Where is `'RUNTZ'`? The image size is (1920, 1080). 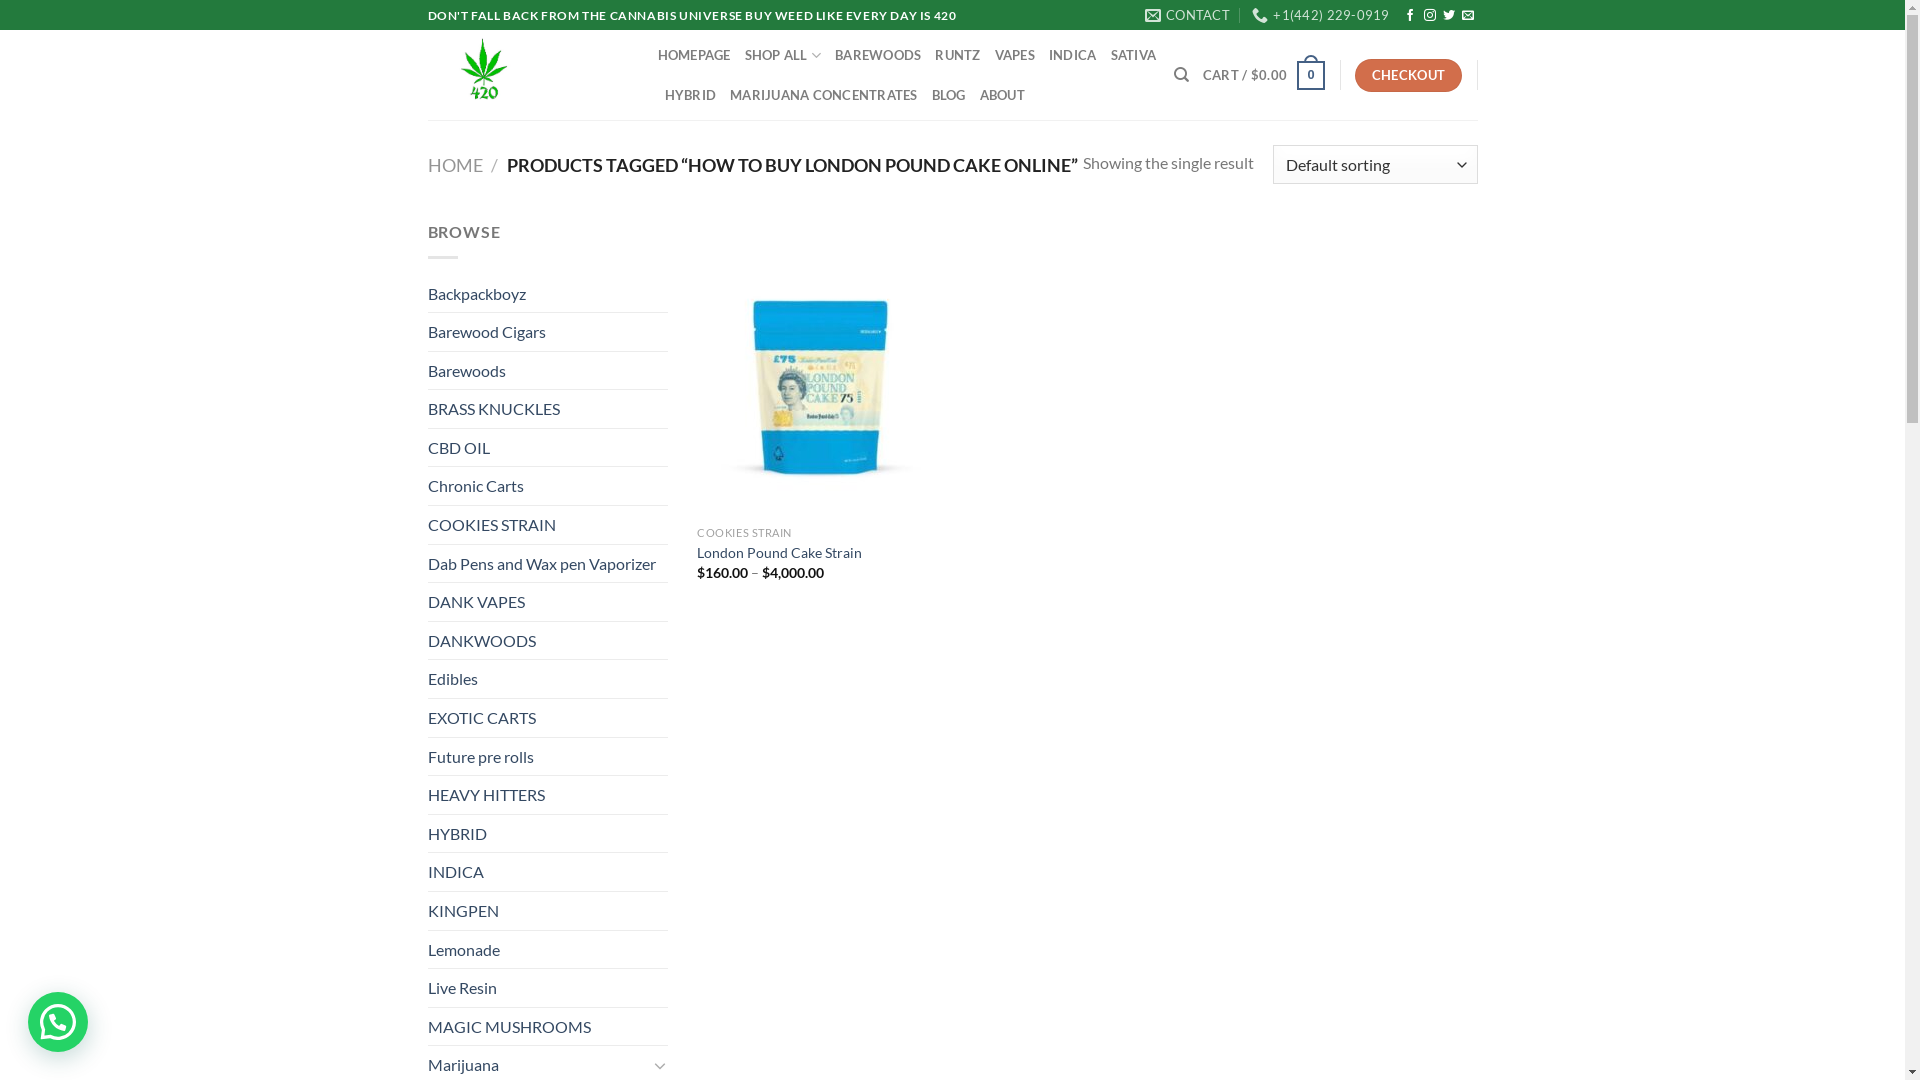
'RUNTZ' is located at coordinates (956, 53).